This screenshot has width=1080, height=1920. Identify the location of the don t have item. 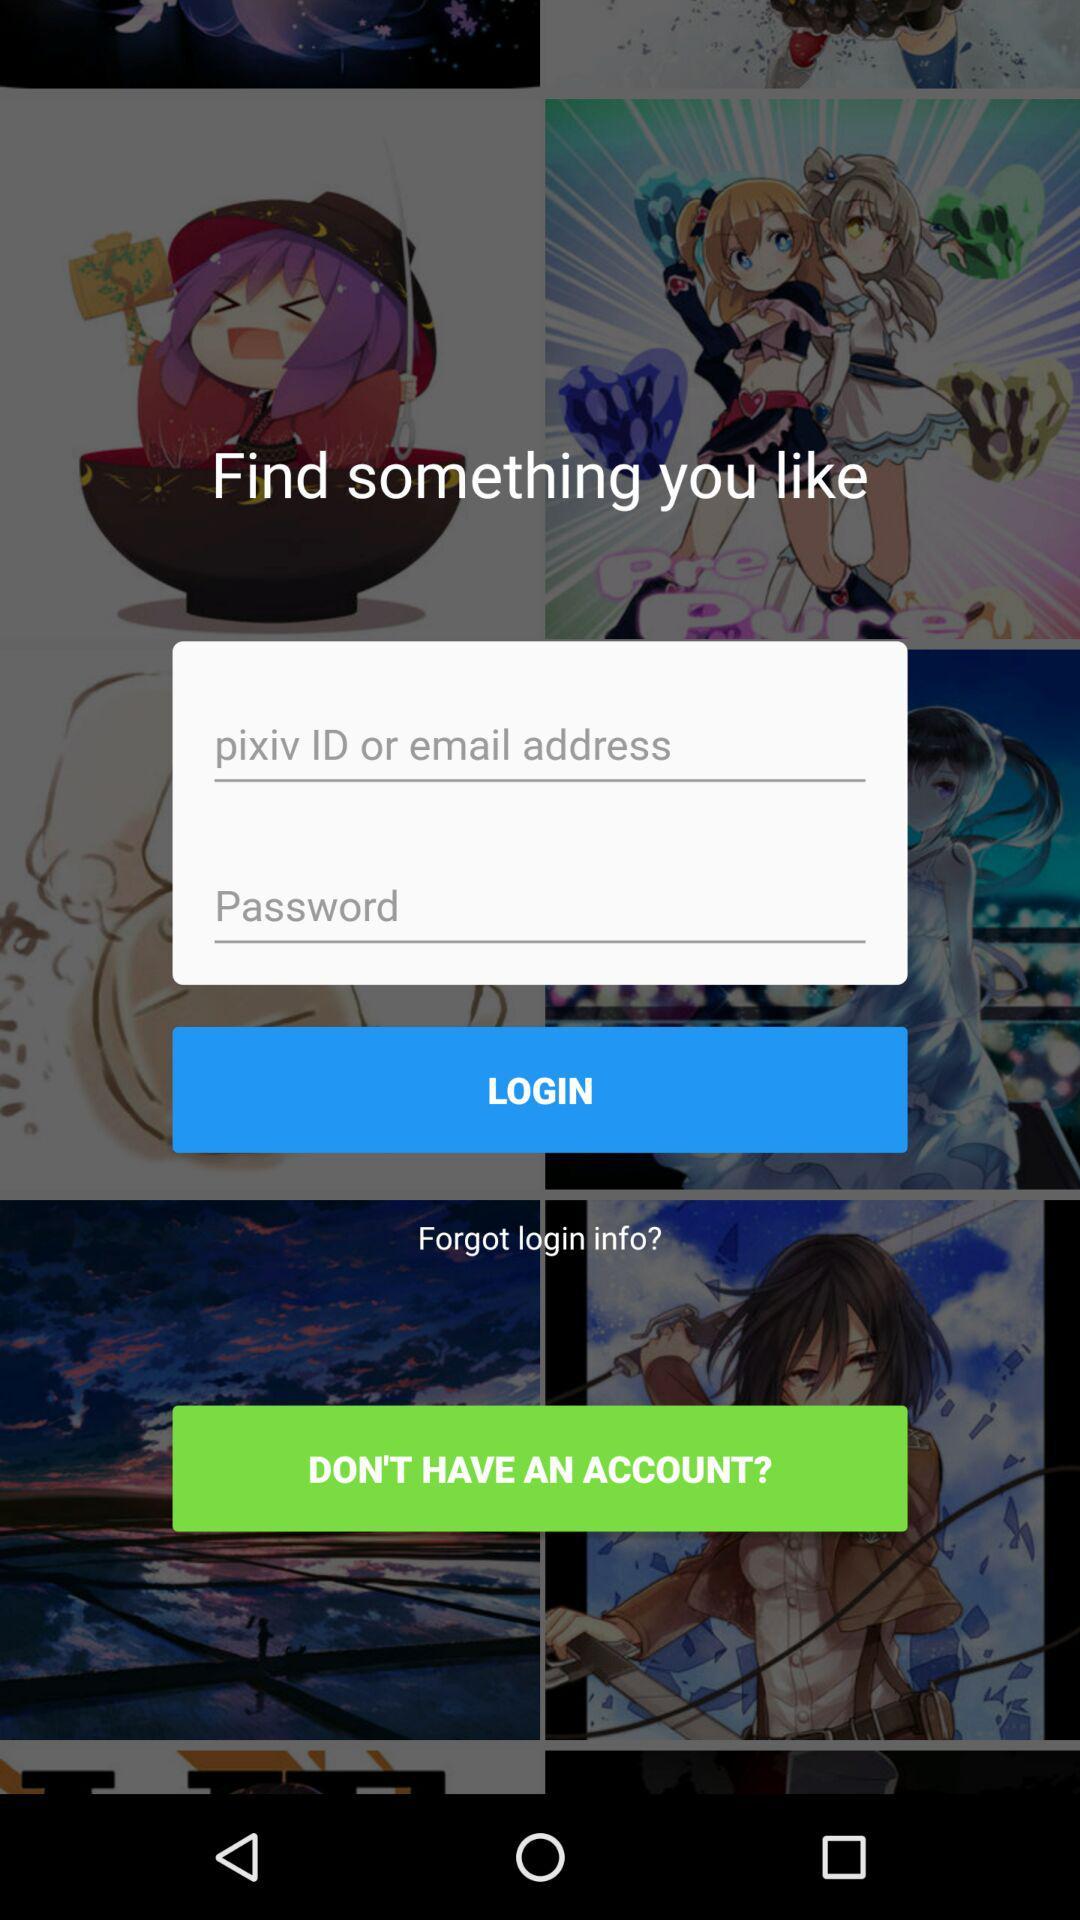
(540, 1468).